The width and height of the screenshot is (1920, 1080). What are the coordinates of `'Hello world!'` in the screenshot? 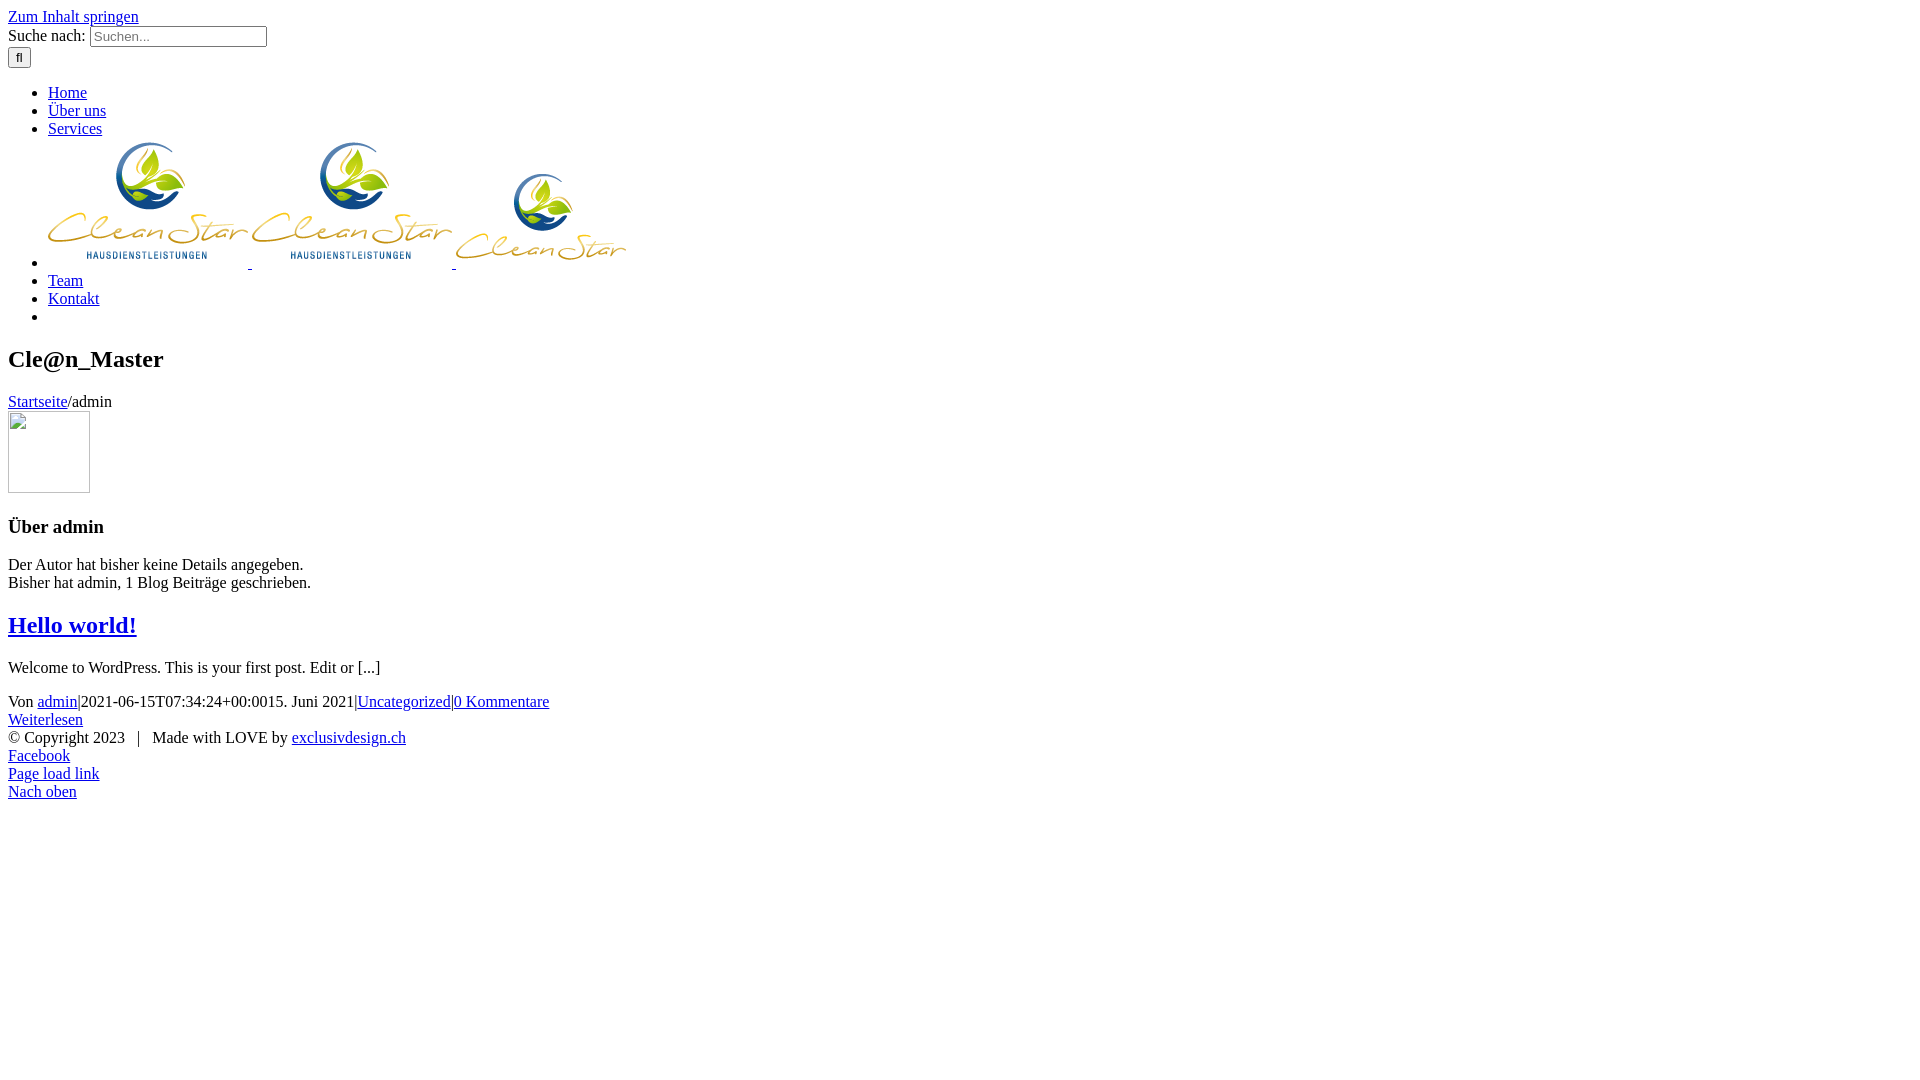 It's located at (8, 623).